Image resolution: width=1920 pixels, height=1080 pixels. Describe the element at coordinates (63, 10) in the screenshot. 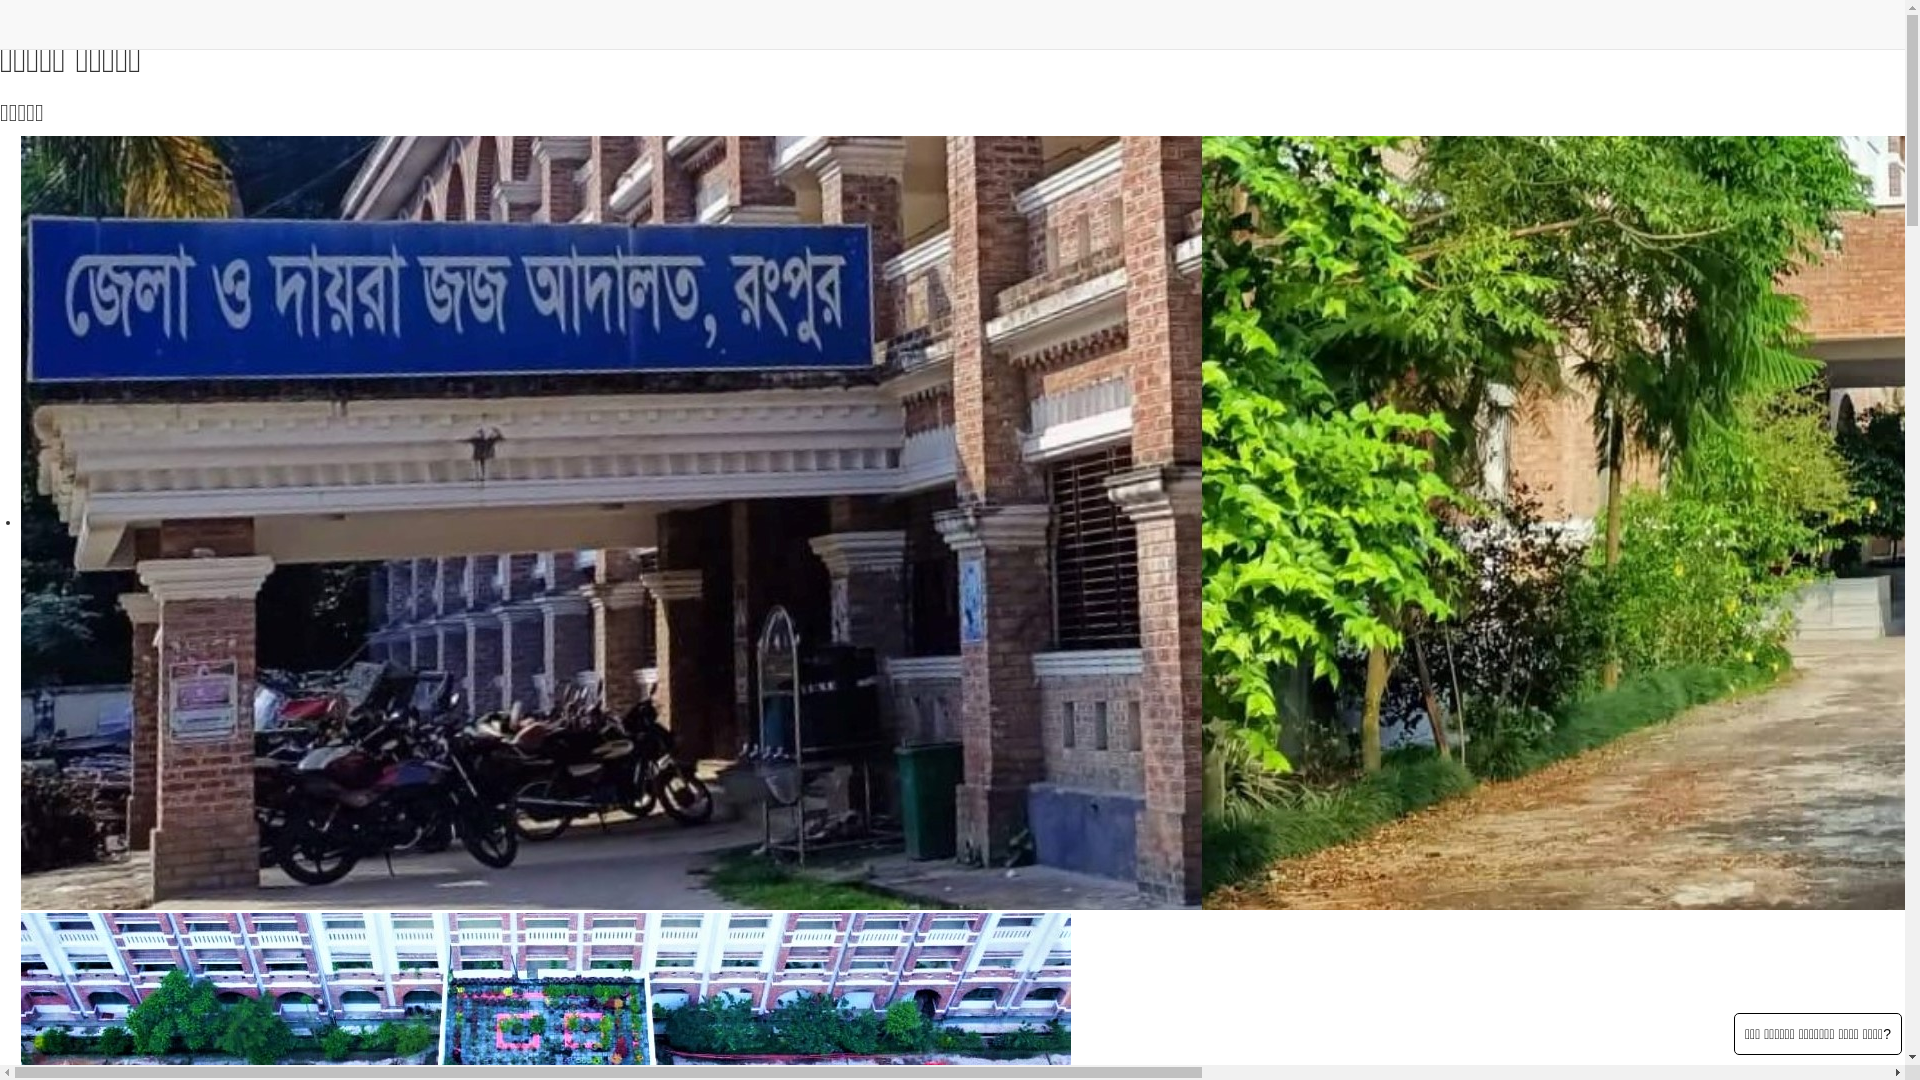

I see `'Skip to main content'` at that location.